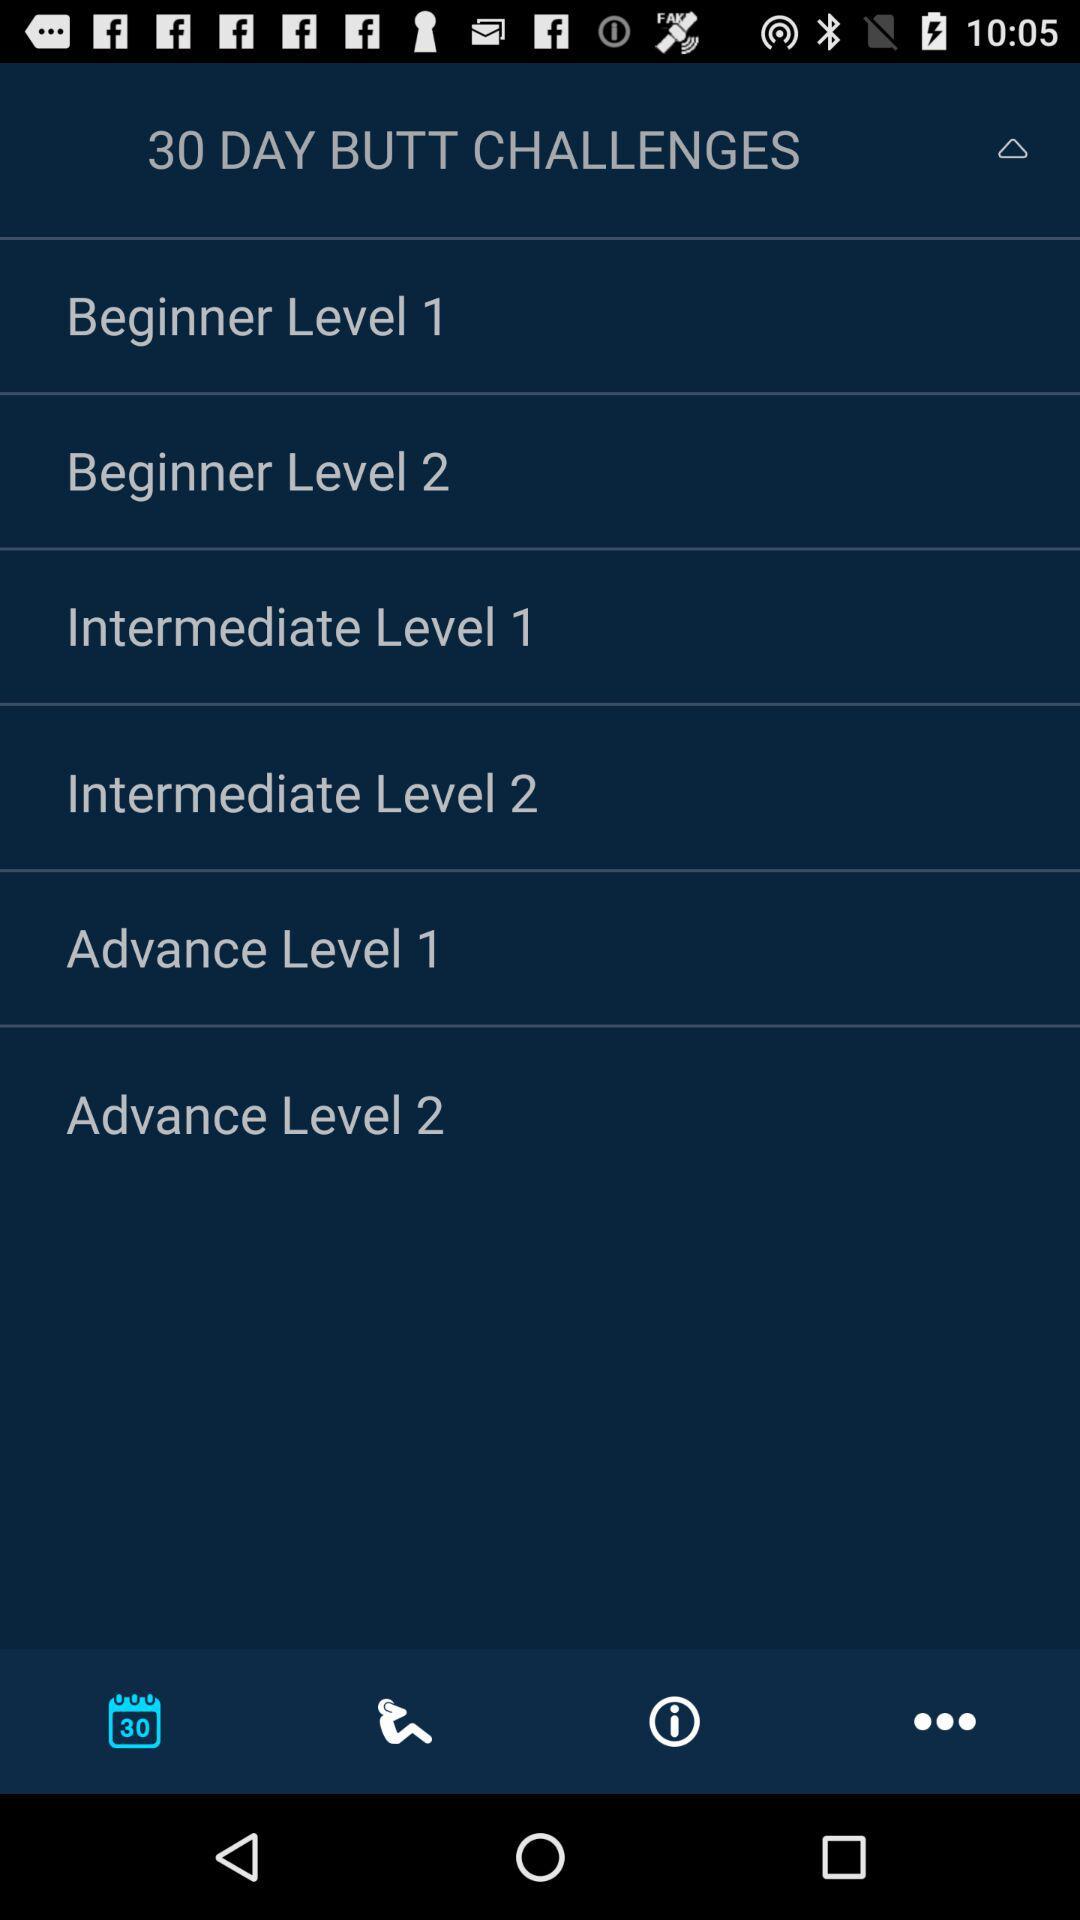  I want to click on caret symbol which is on the right side of 30 day butt challenges, so click(1013, 147).